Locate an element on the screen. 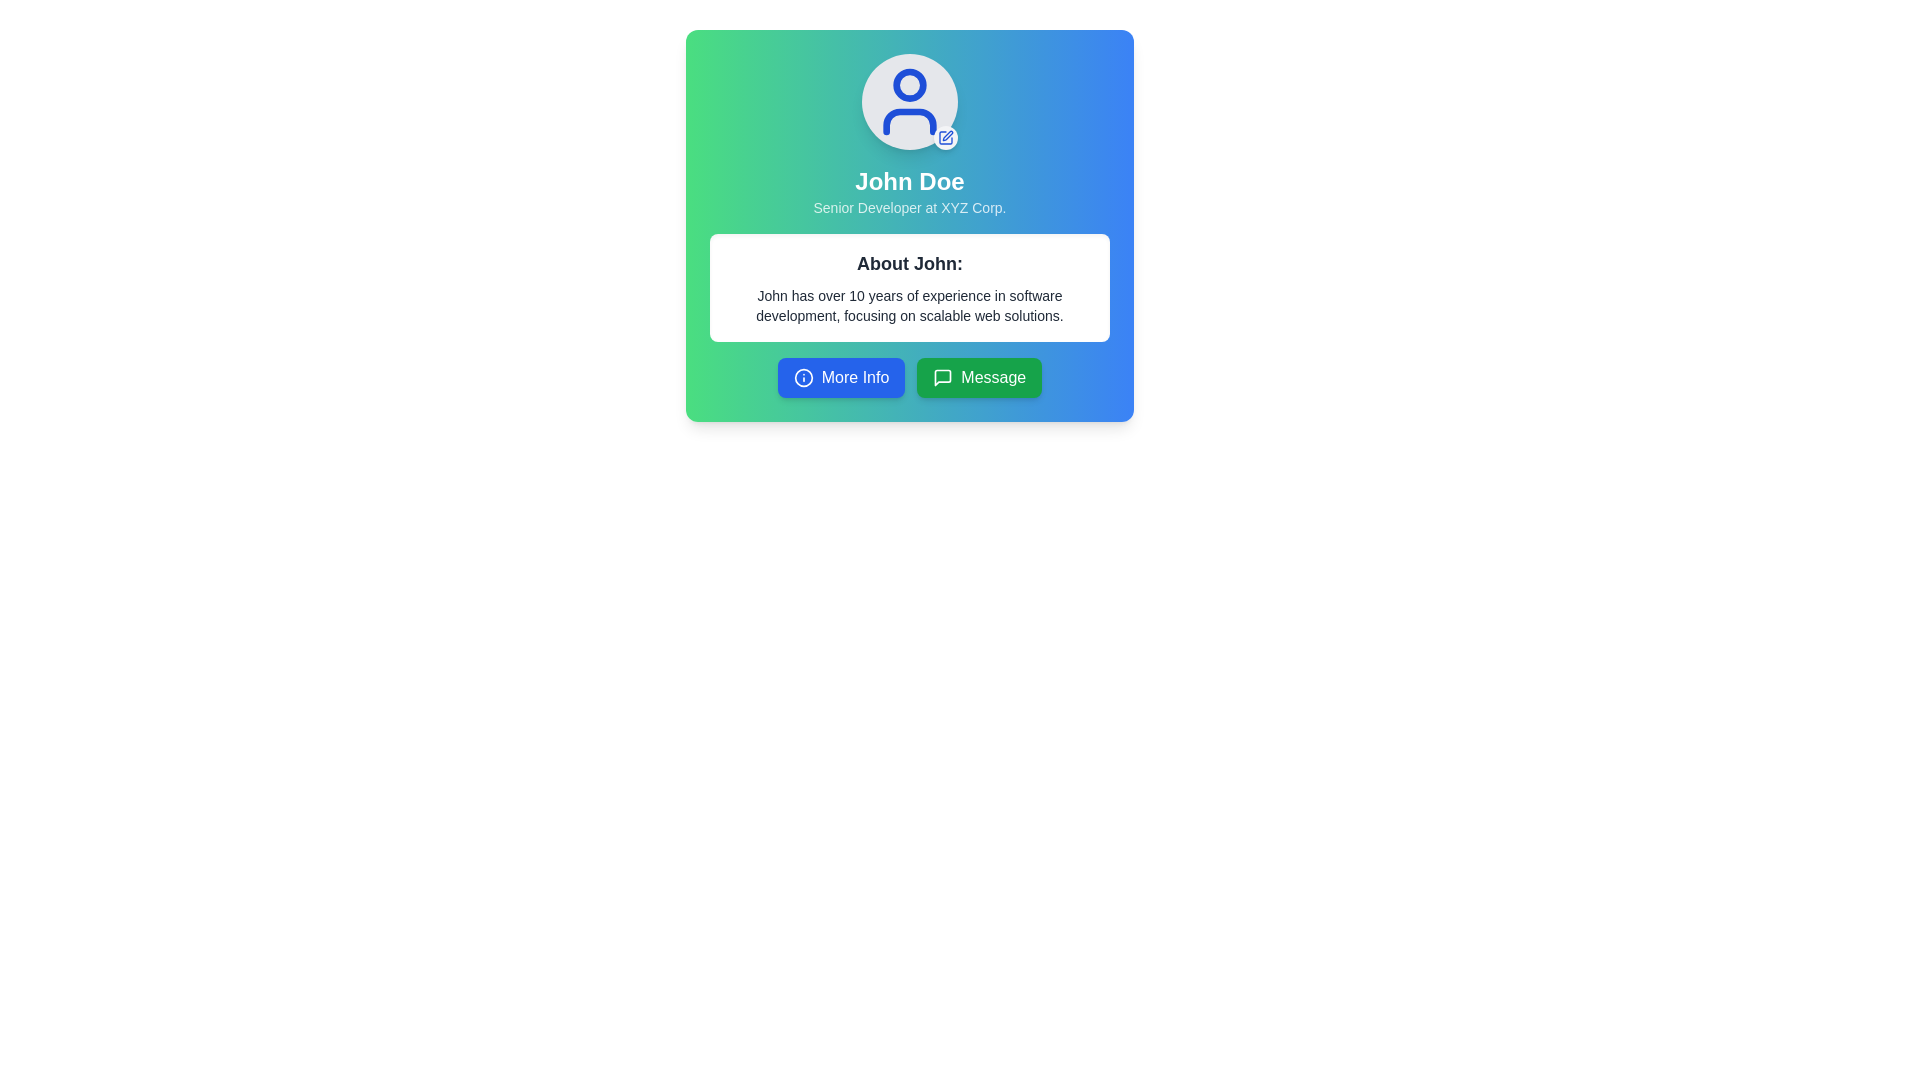  information displayed in the Informational Text Section about John's professional experience, which is a white card with rounded corners and a shadow effect, located centrally between the header 'John Doe' and the buttons 'More Info' and 'Message' is located at coordinates (909, 288).